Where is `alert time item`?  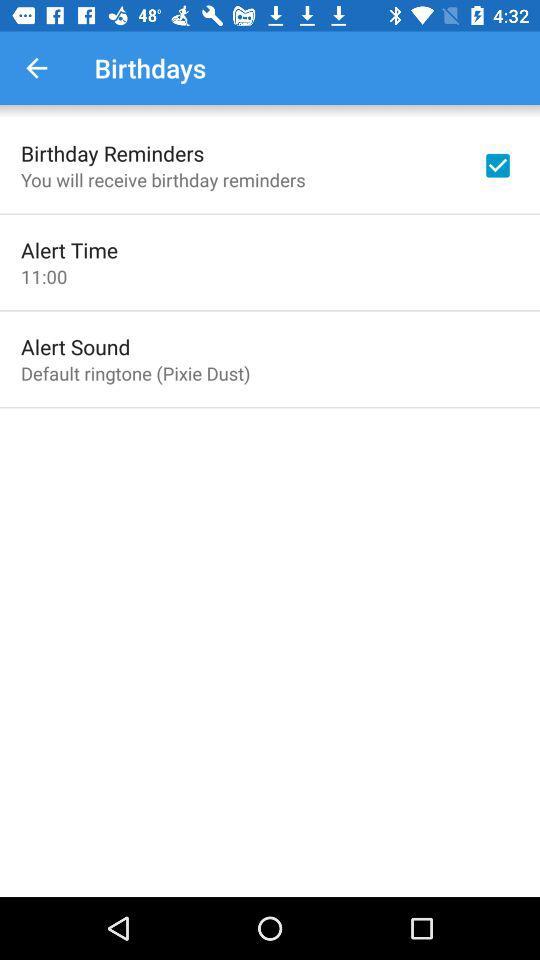 alert time item is located at coordinates (68, 249).